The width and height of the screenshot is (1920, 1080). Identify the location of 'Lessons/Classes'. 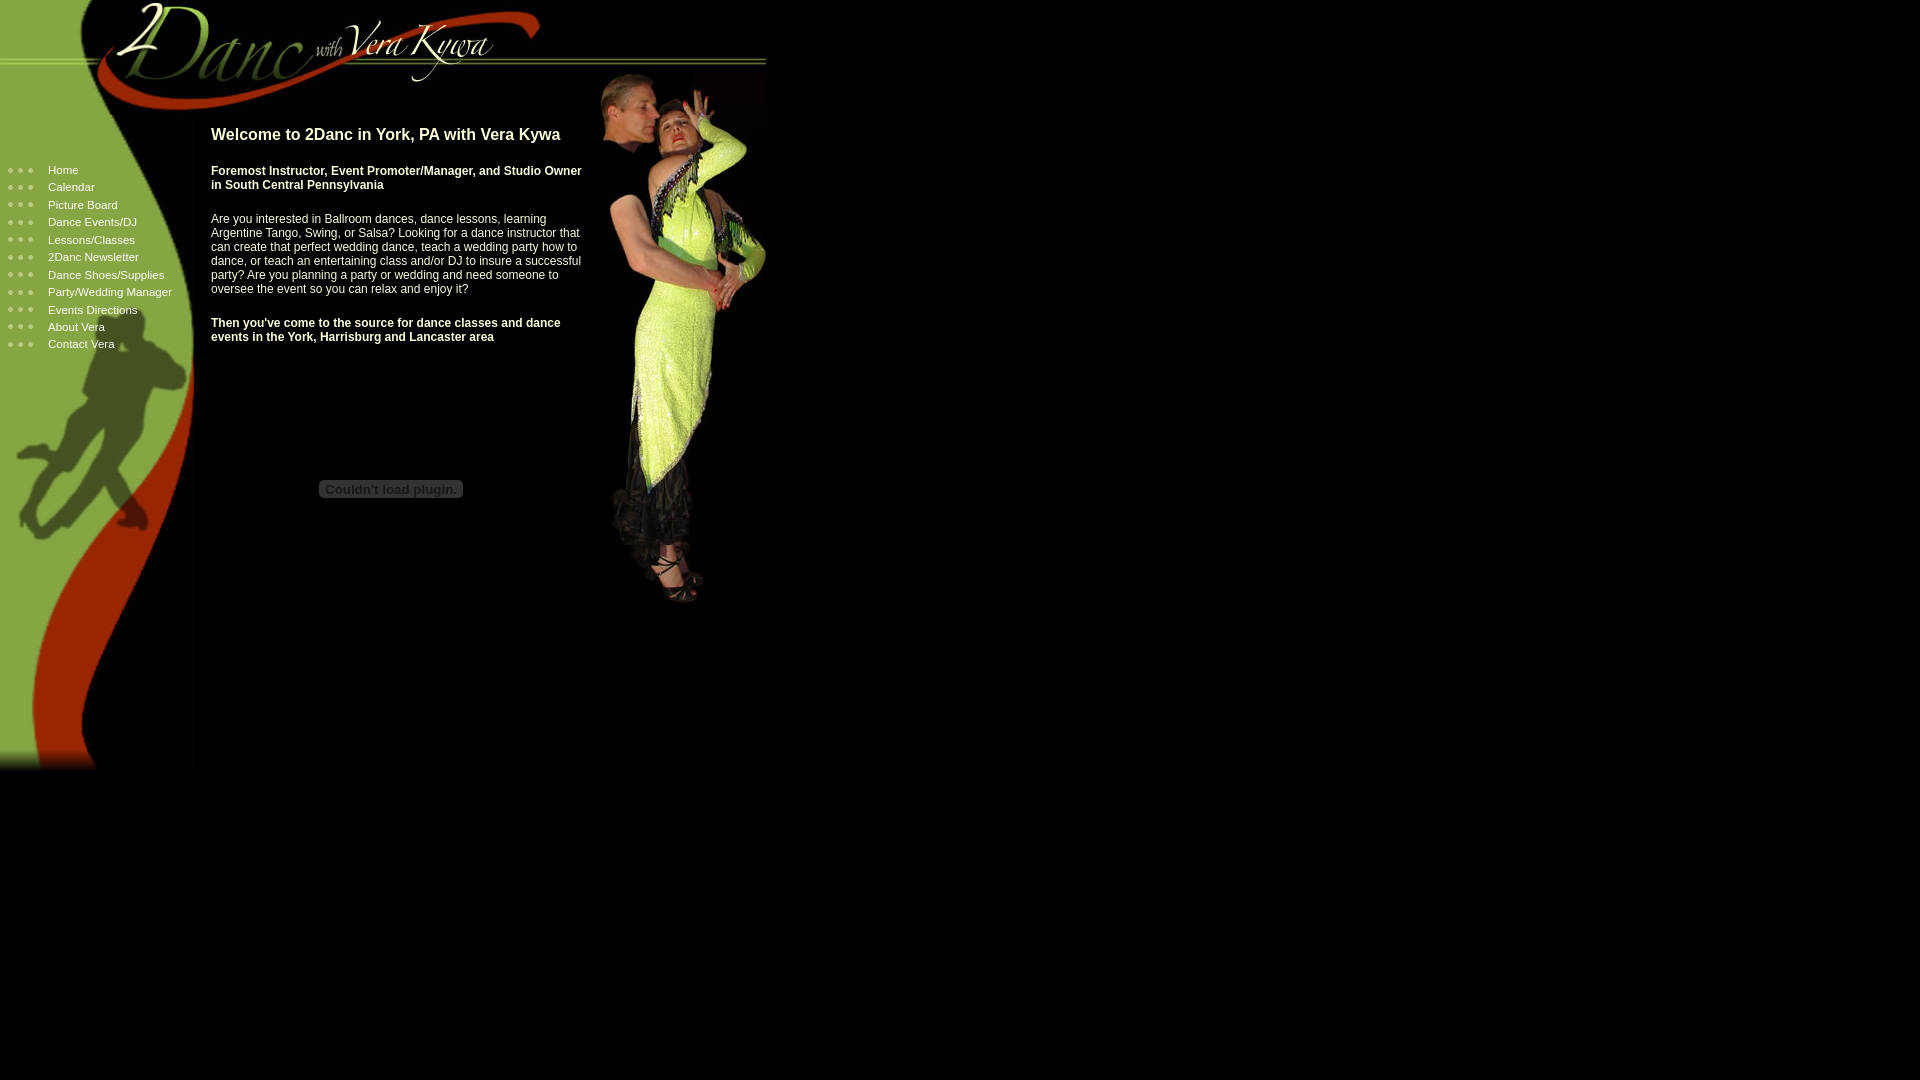
(71, 238).